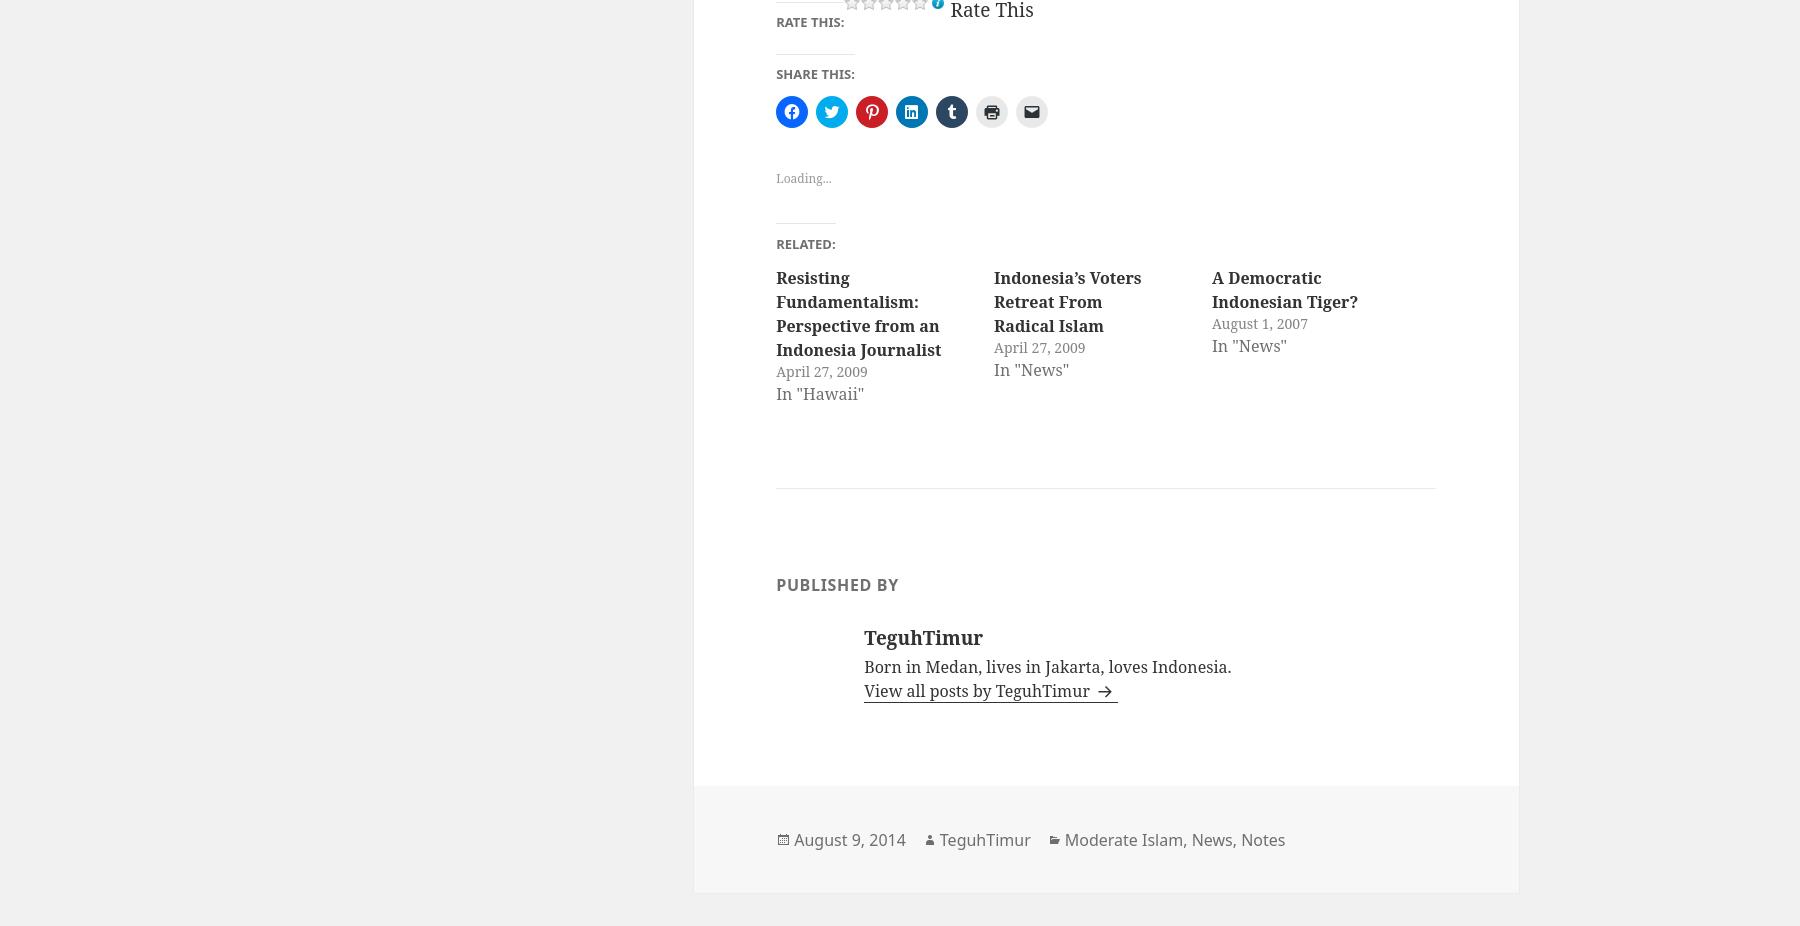 This screenshot has height=926, width=1800. I want to click on 'Loading...', so click(803, 177).